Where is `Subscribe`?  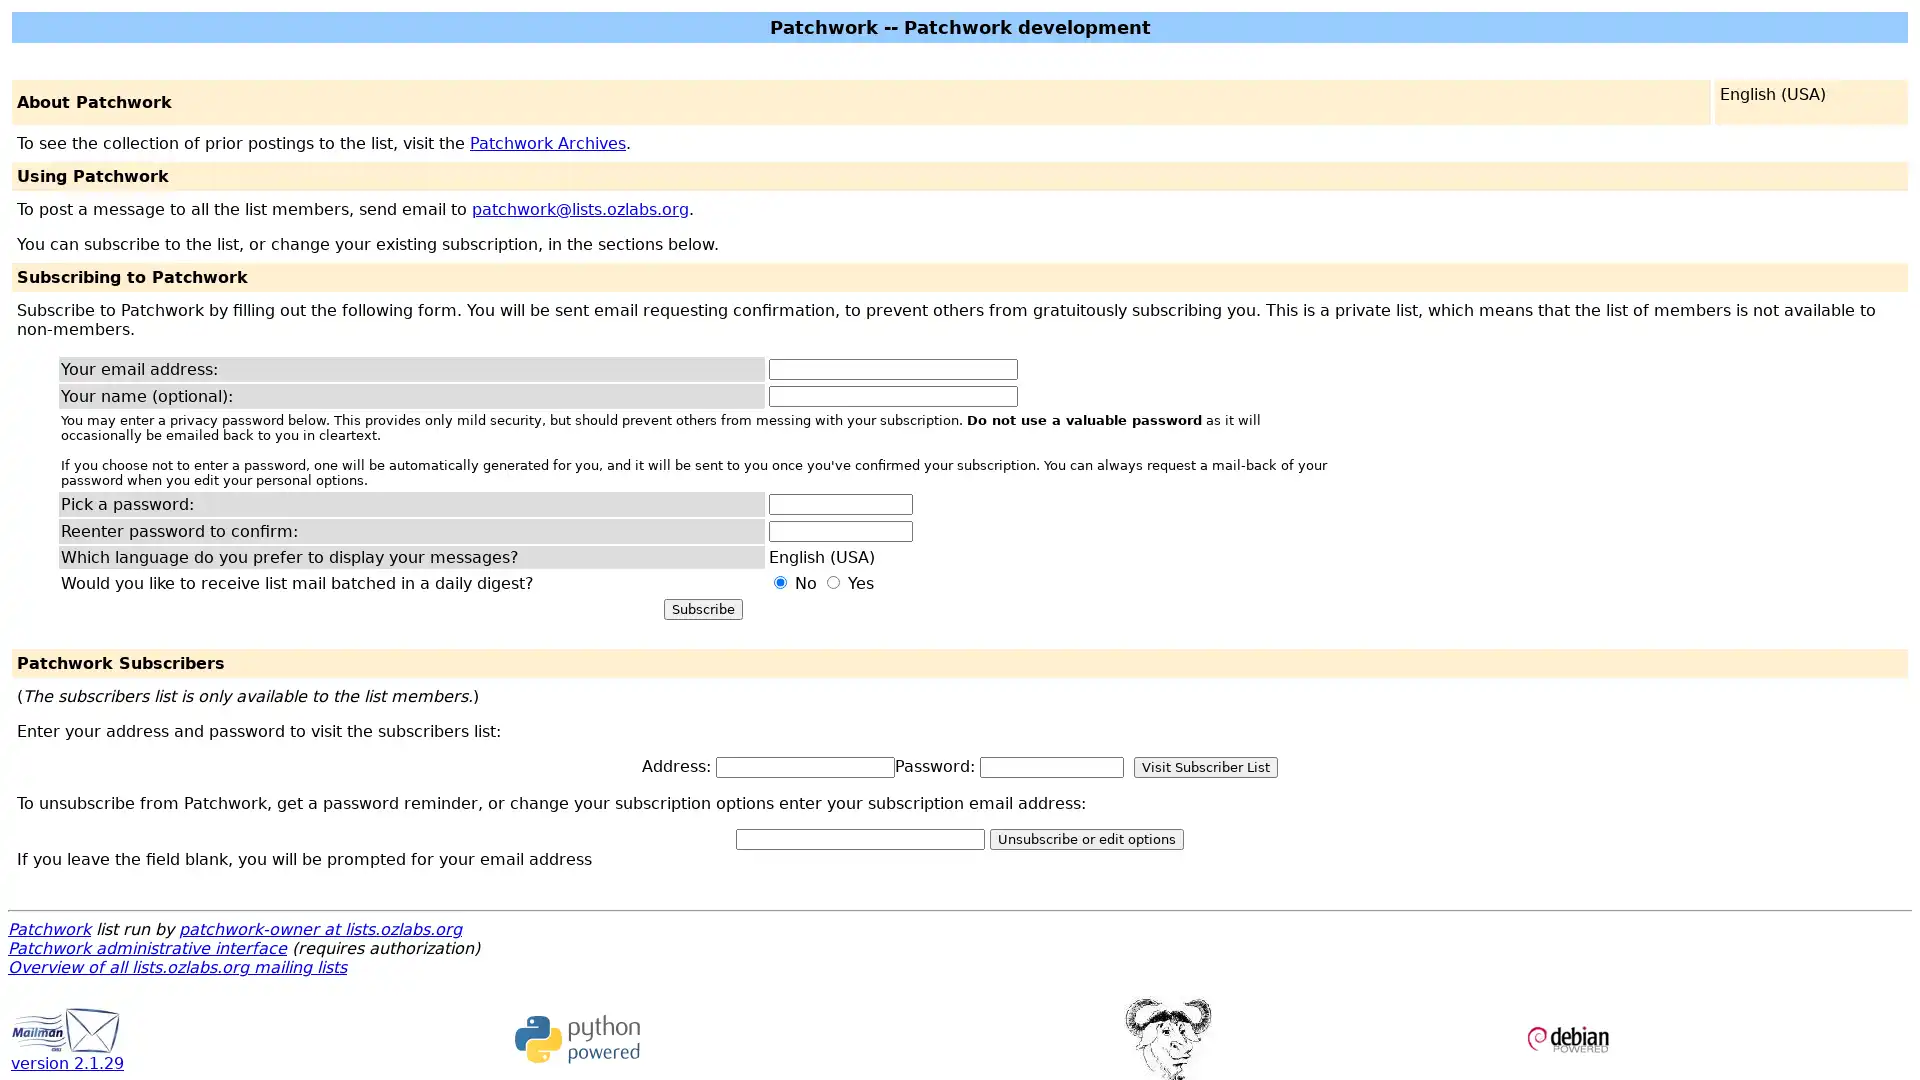
Subscribe is located at coordinates (702, 608).